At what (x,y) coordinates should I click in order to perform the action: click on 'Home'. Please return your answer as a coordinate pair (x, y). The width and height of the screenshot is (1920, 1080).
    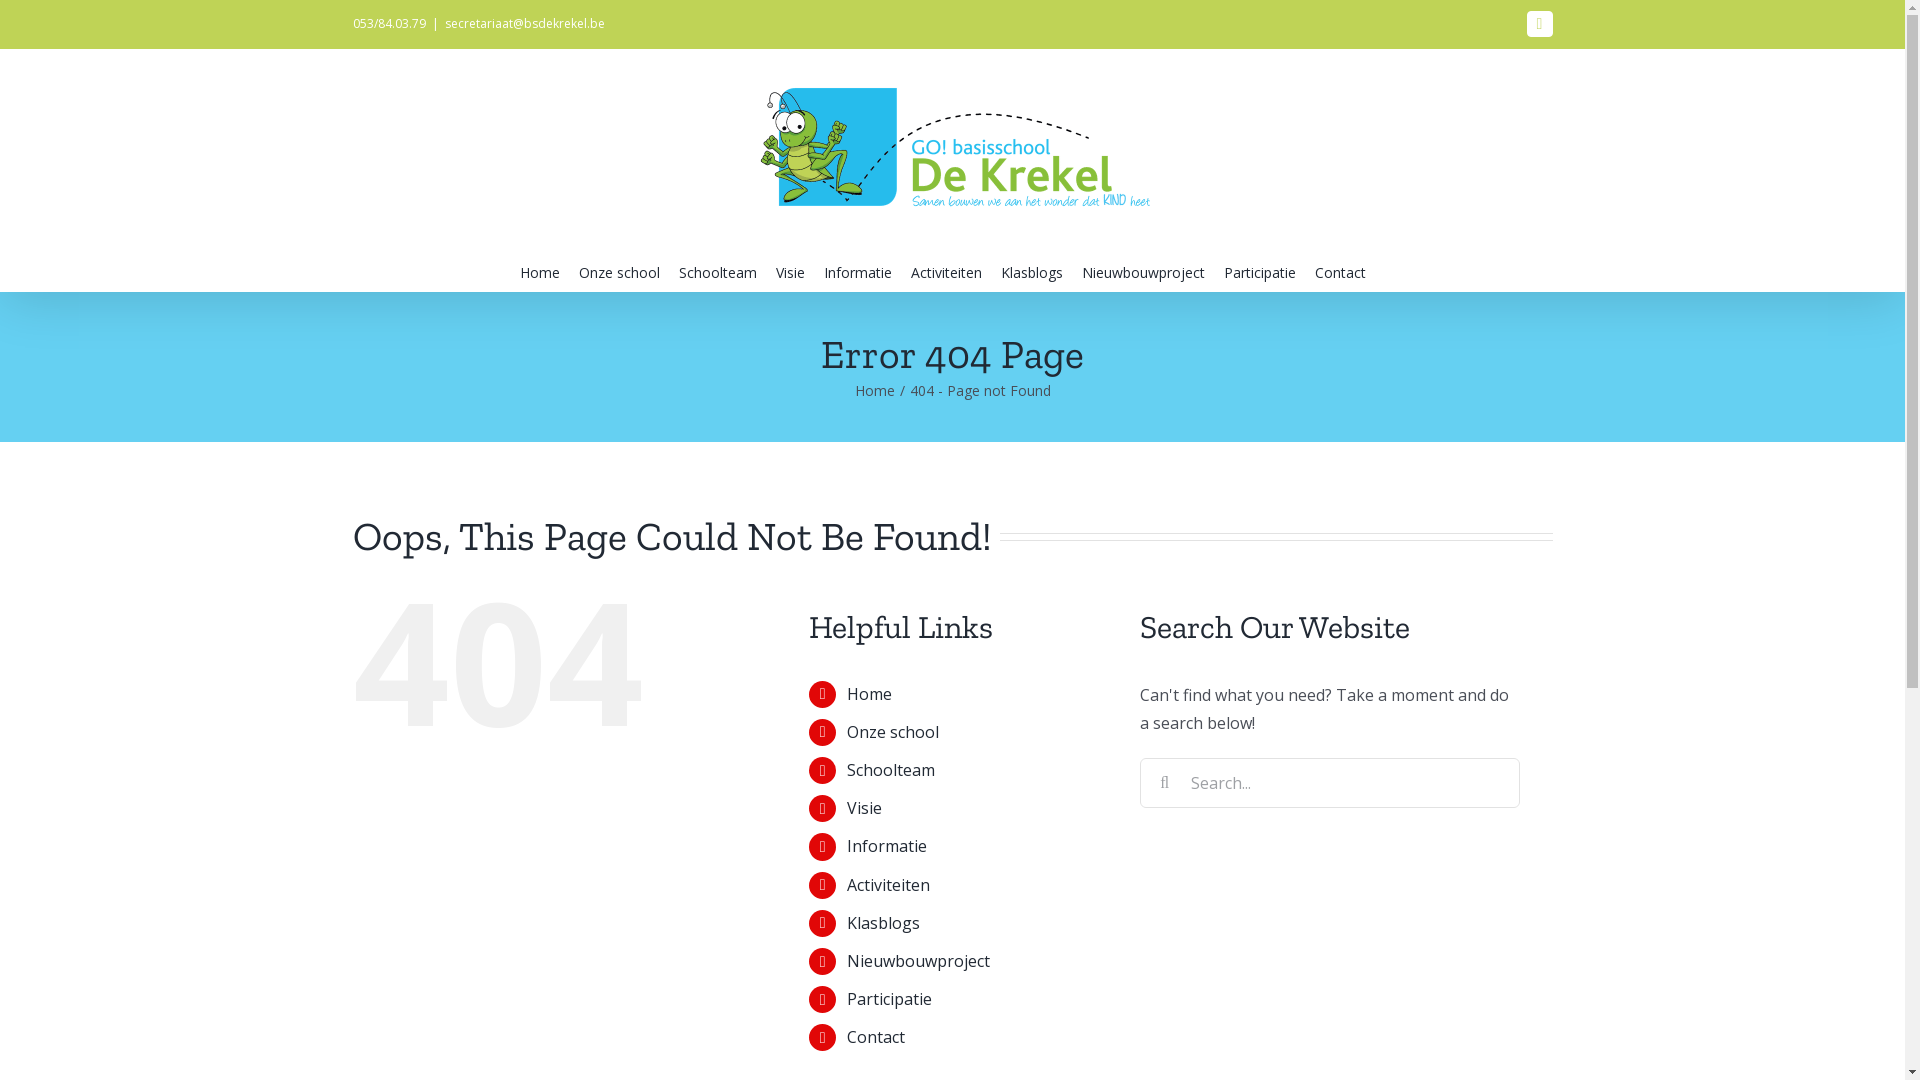
    Looking at the image, I should click on (854, 390).